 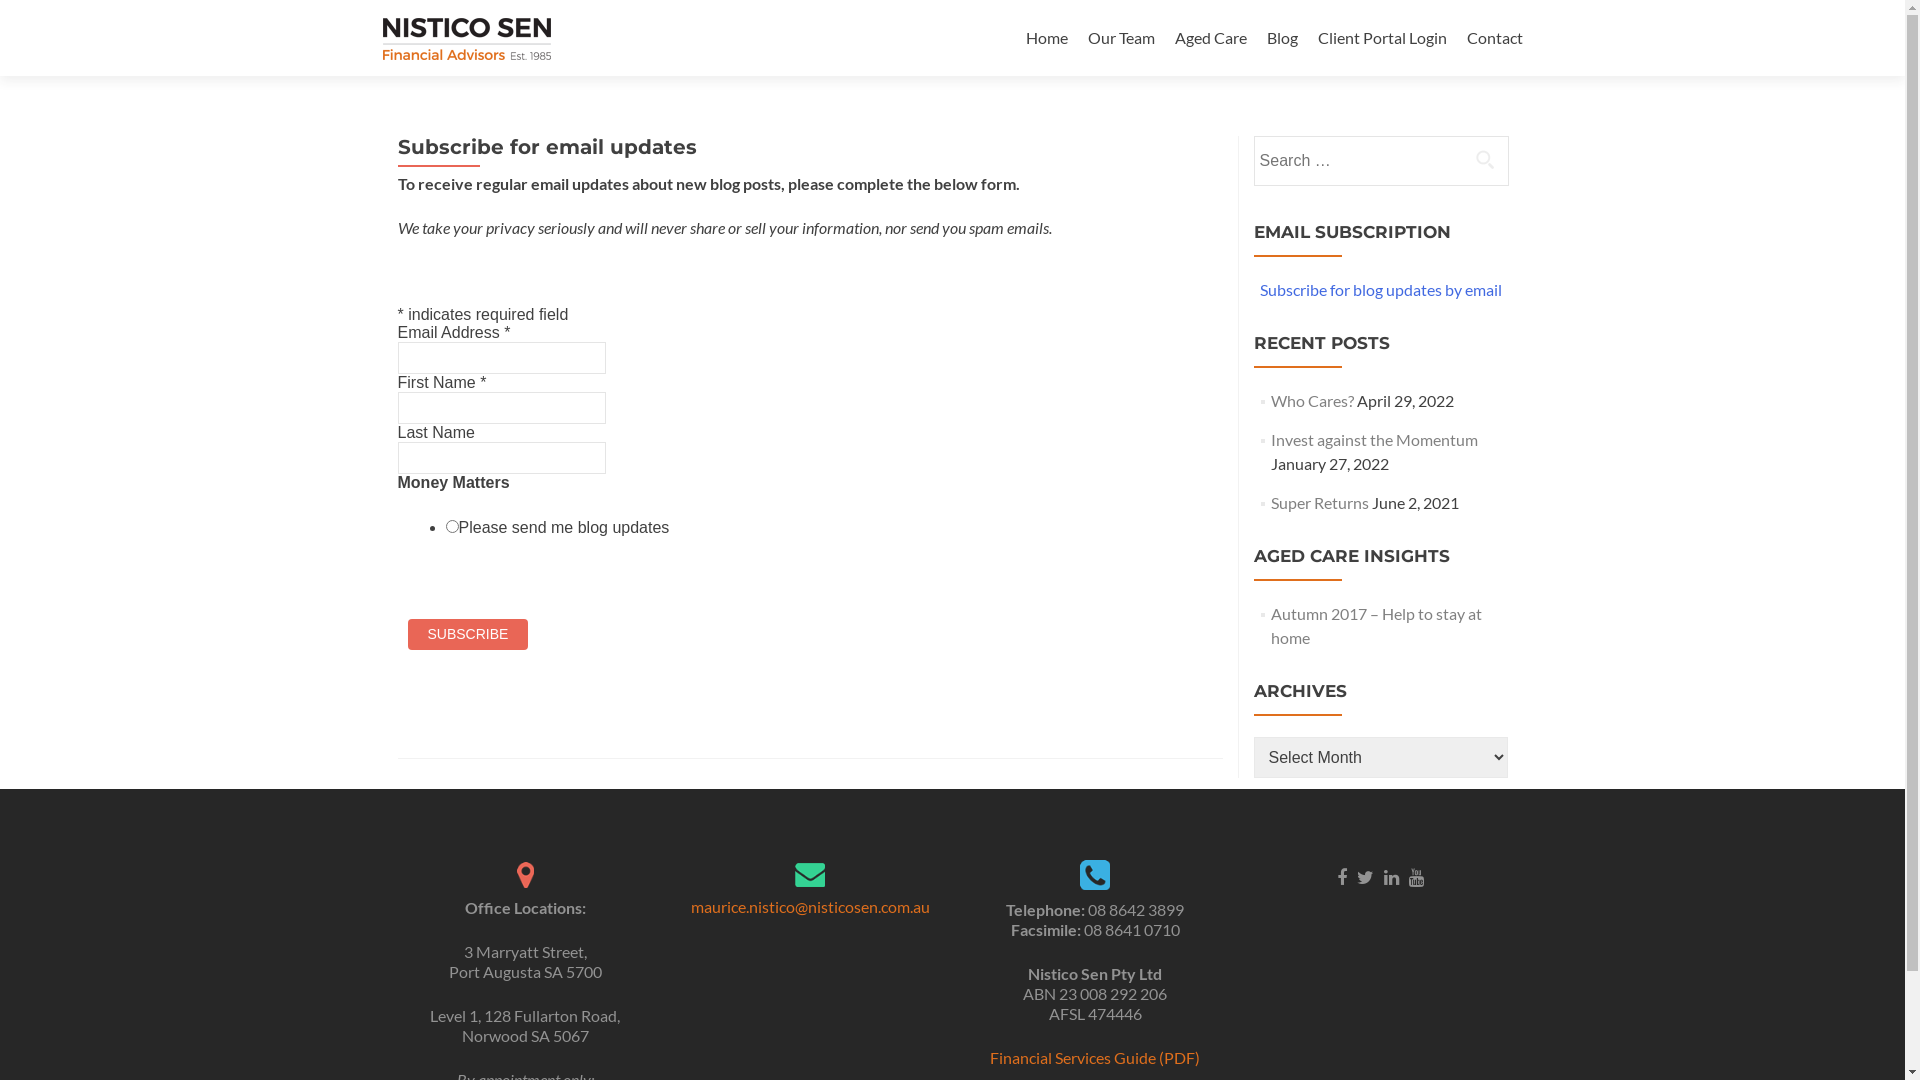 I want to click on 'Subscribe', so click(x=407, y=634).